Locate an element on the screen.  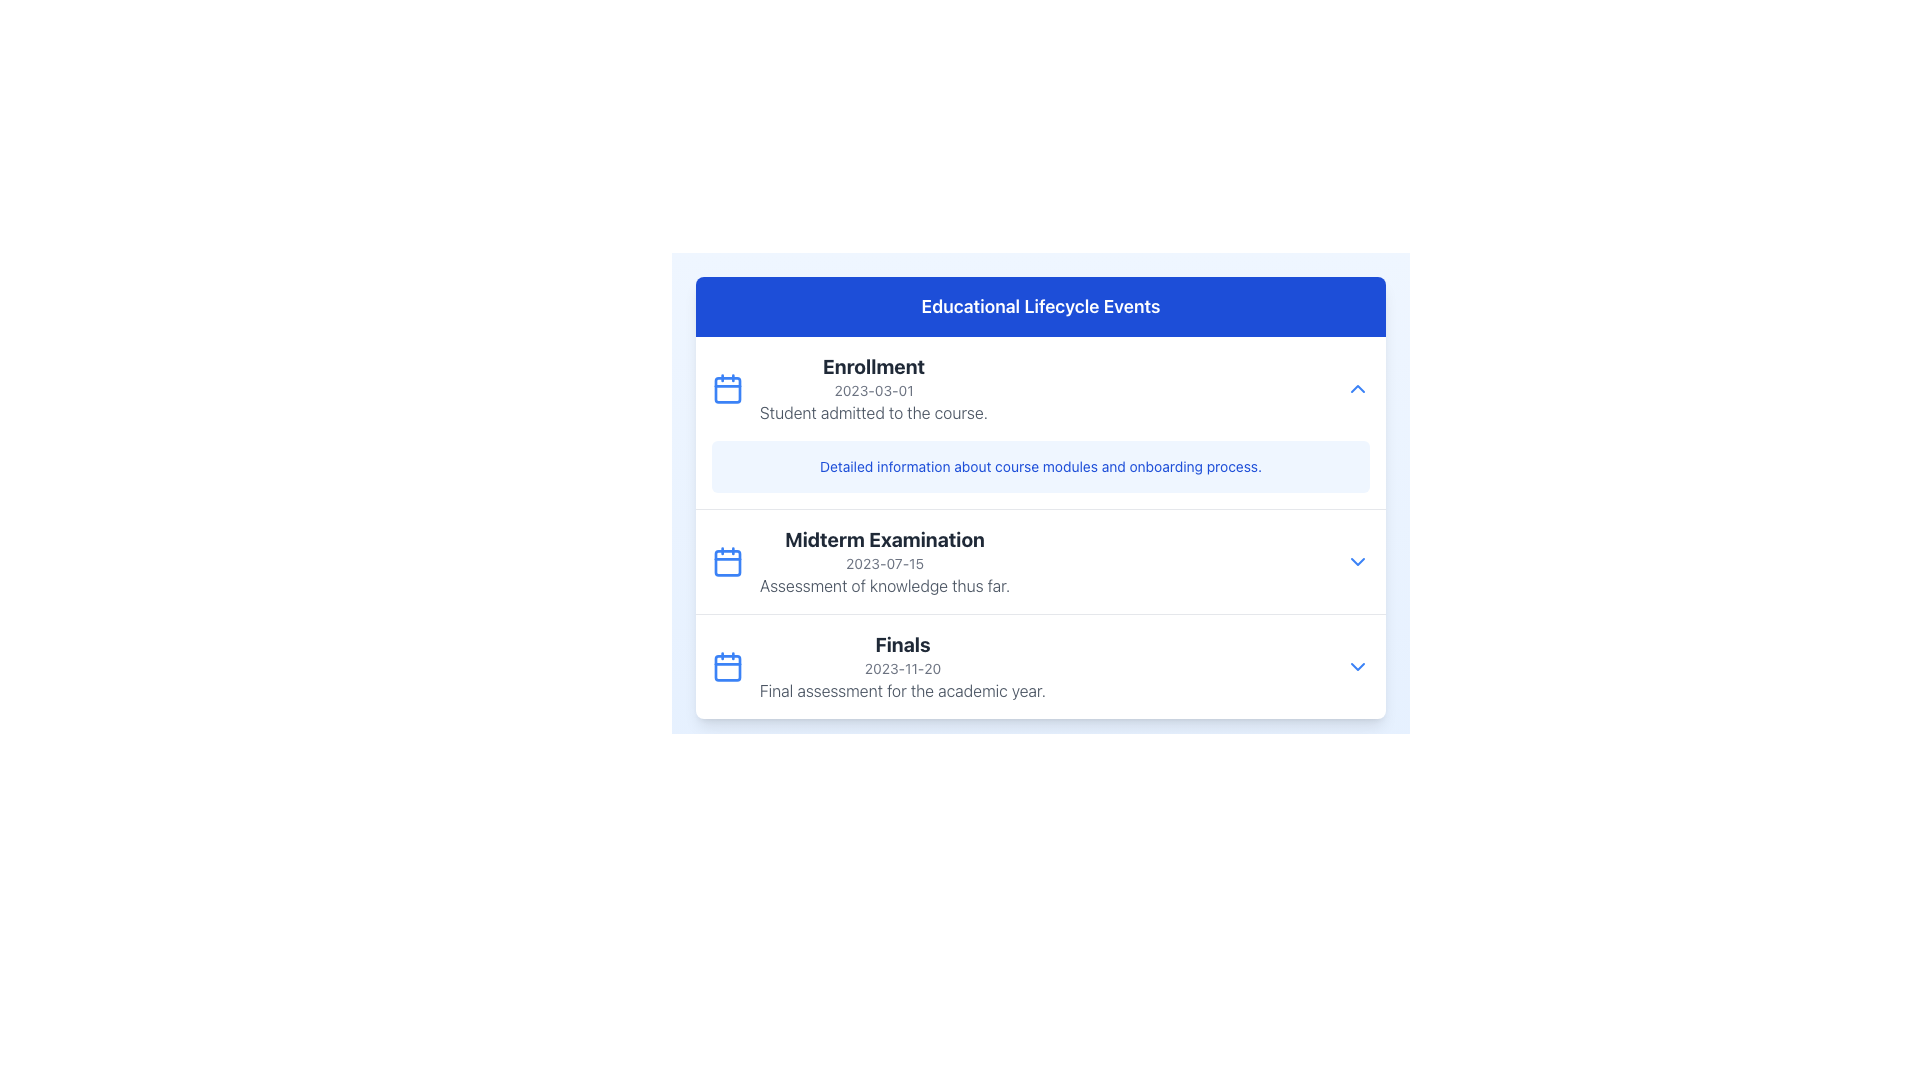
the collapsible toggle button located at the far-right of the 'Enrollment' section for accessibility navigation is located at coordinates (1358, 389).